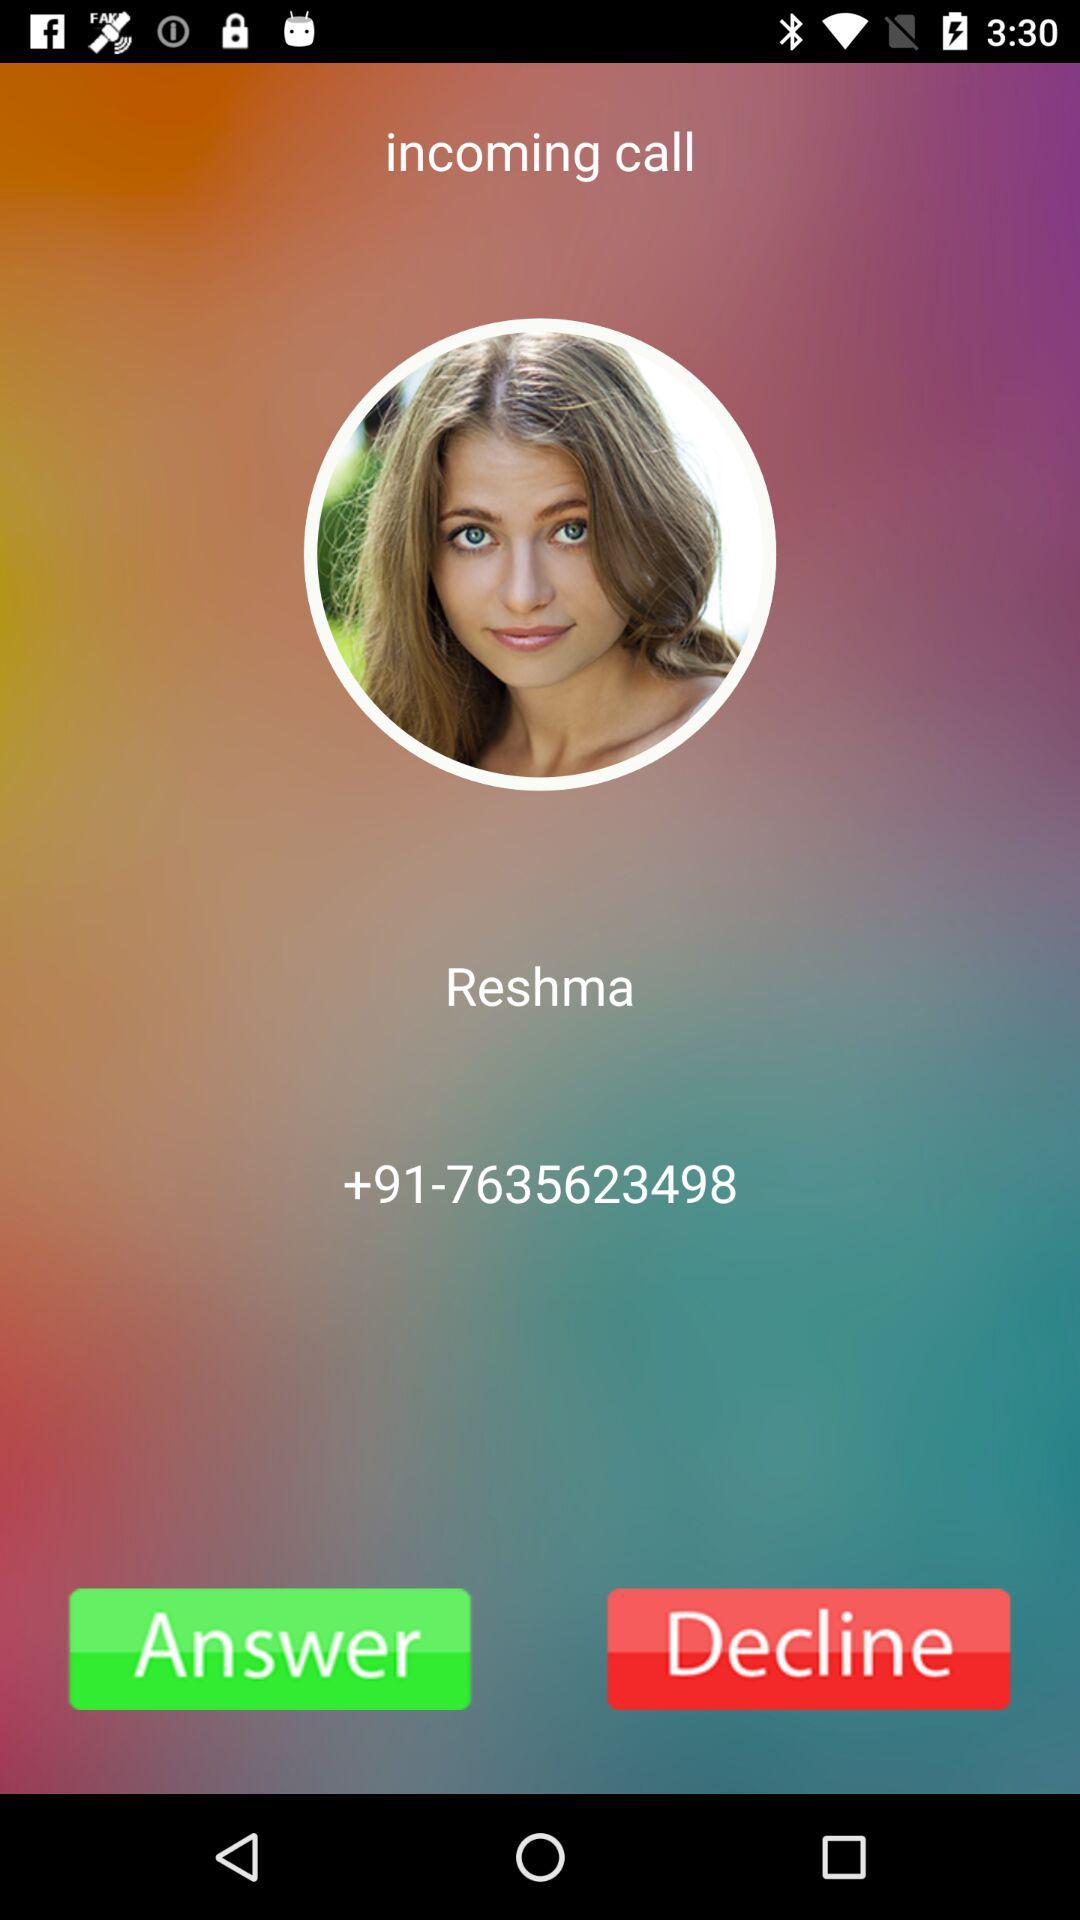 The height and width of the screenshot is (1920, 1080). What do you see at coordinates (810, 1649) in the screenshot?
I see `decline call` at bounding box center [810, 1649].